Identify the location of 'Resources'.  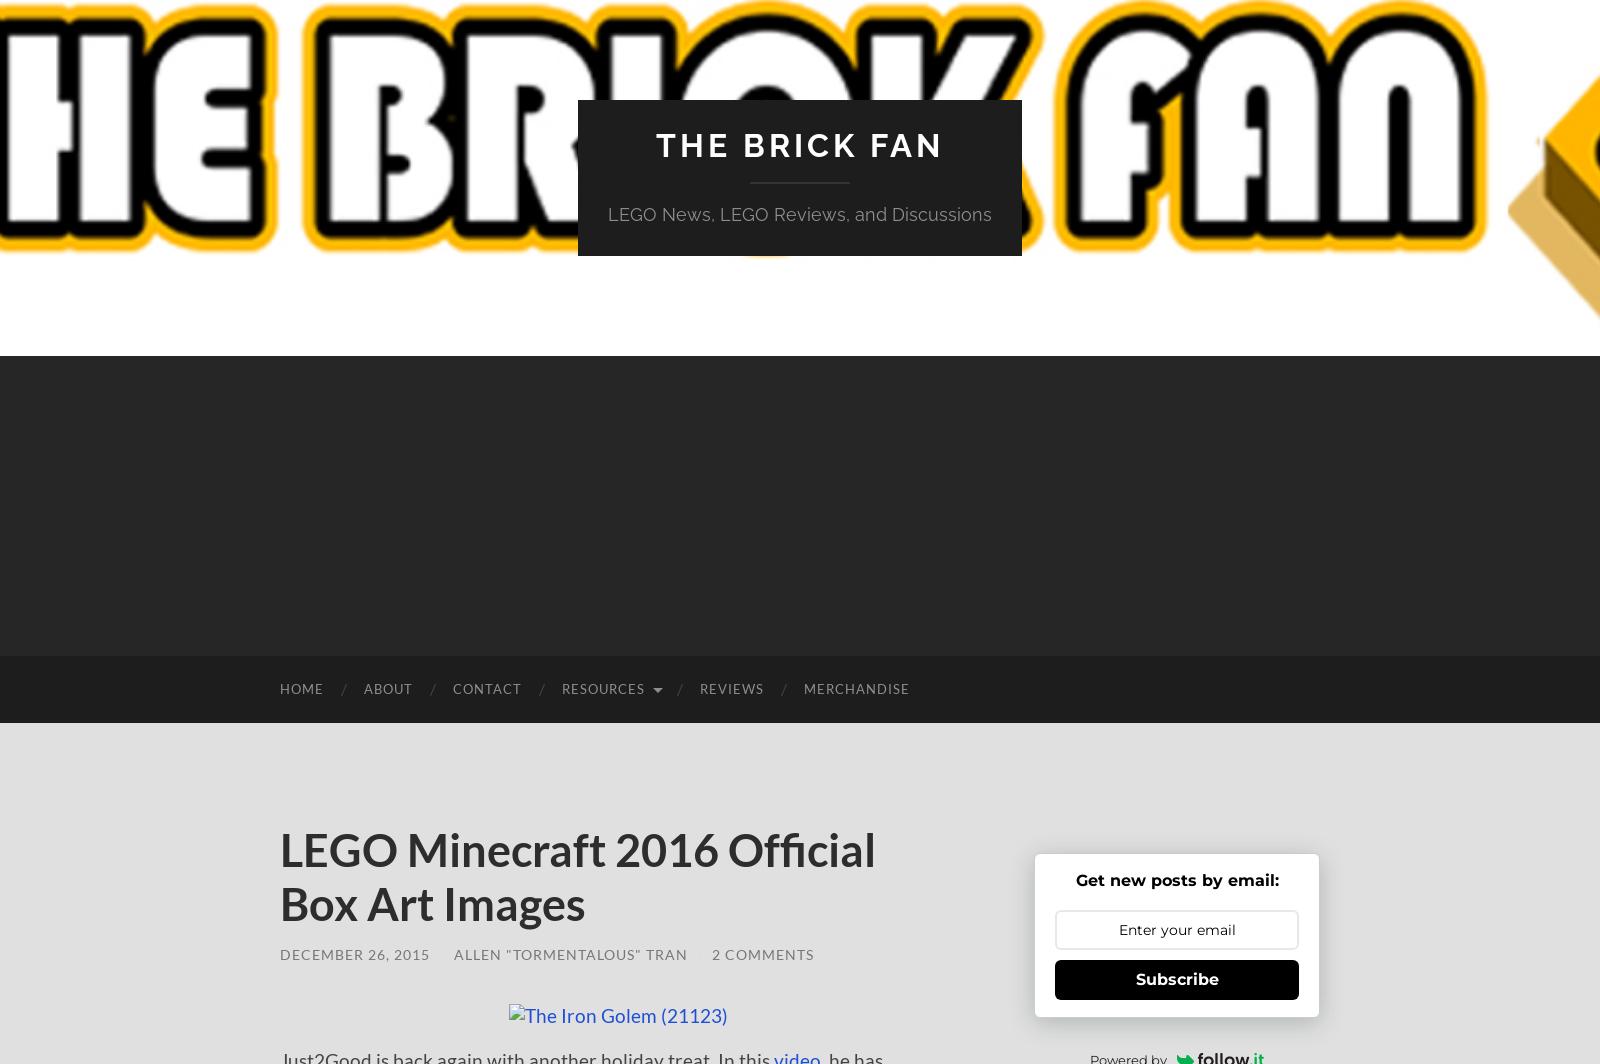
(603, 689).